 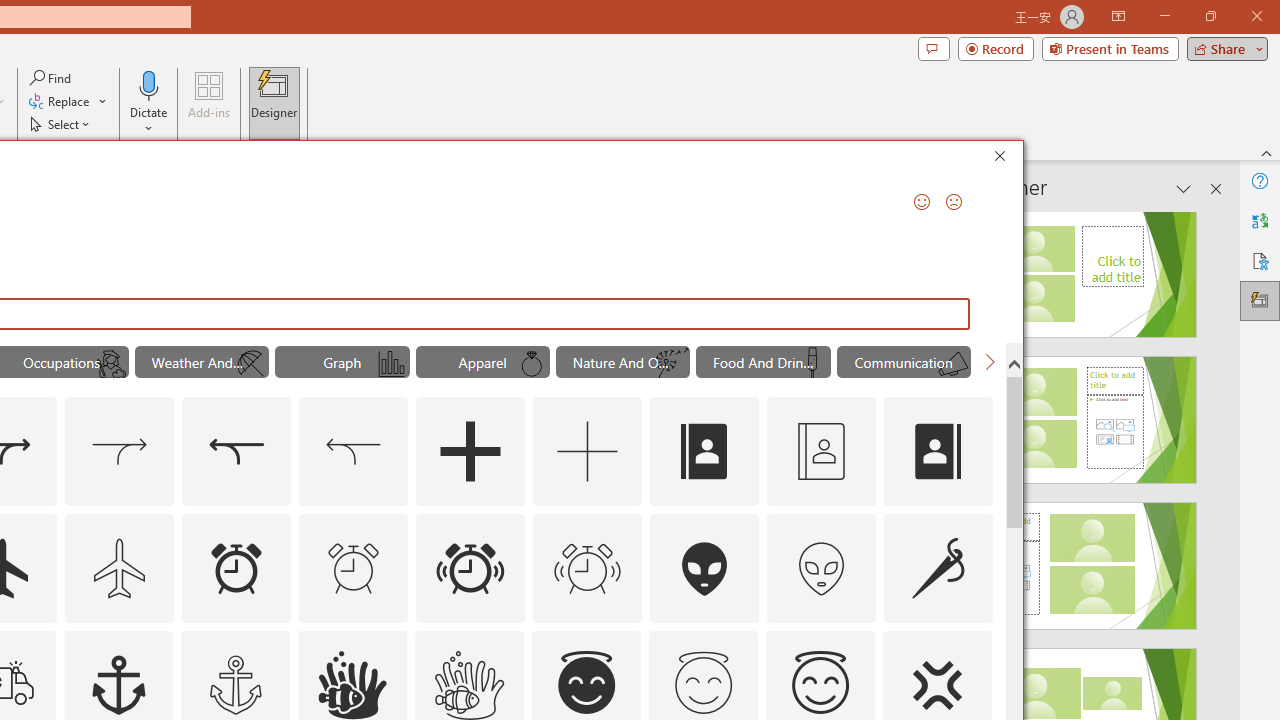 What do you see at coordinates (990, 362) in the screenshot?
I see `'Next Search Suggestion'` at bounding box center [990, 362].